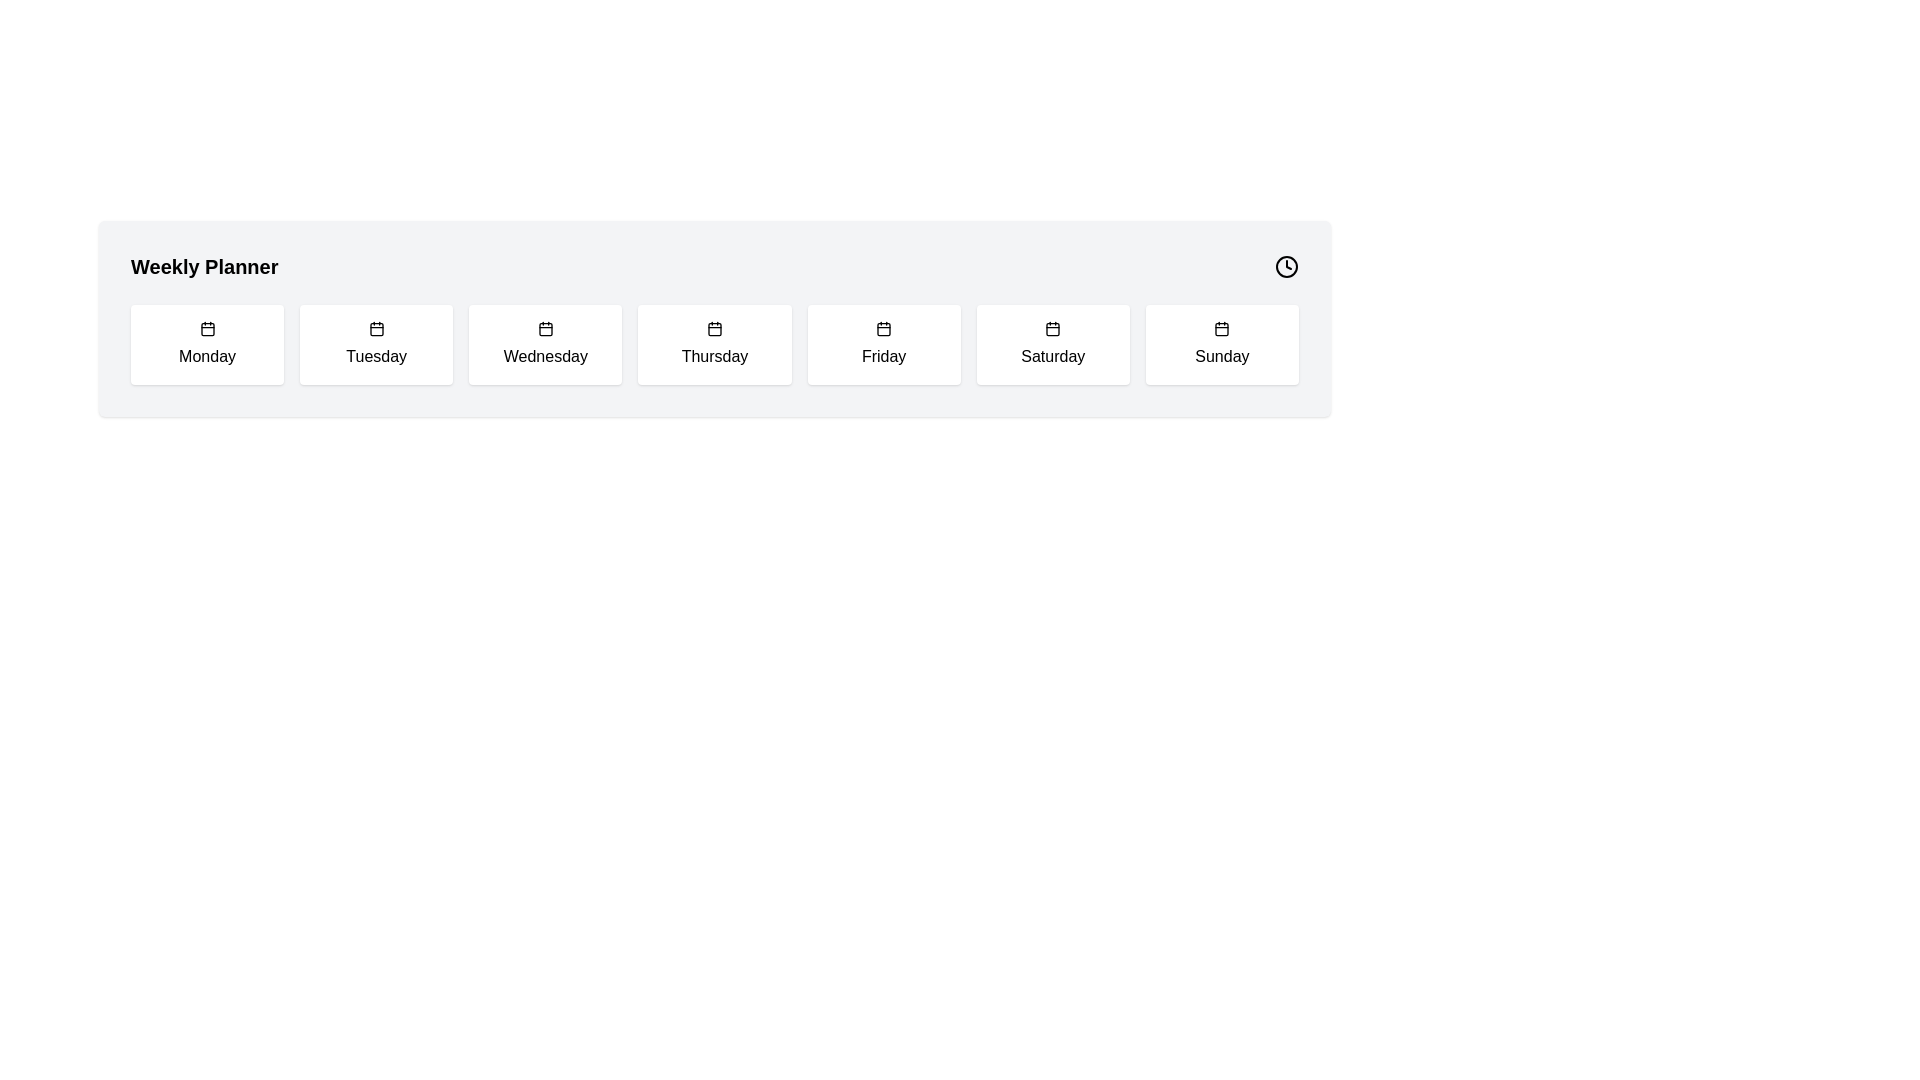  I want to click on the 'Tuesday' button in the weekly planner, so click(376, 343).